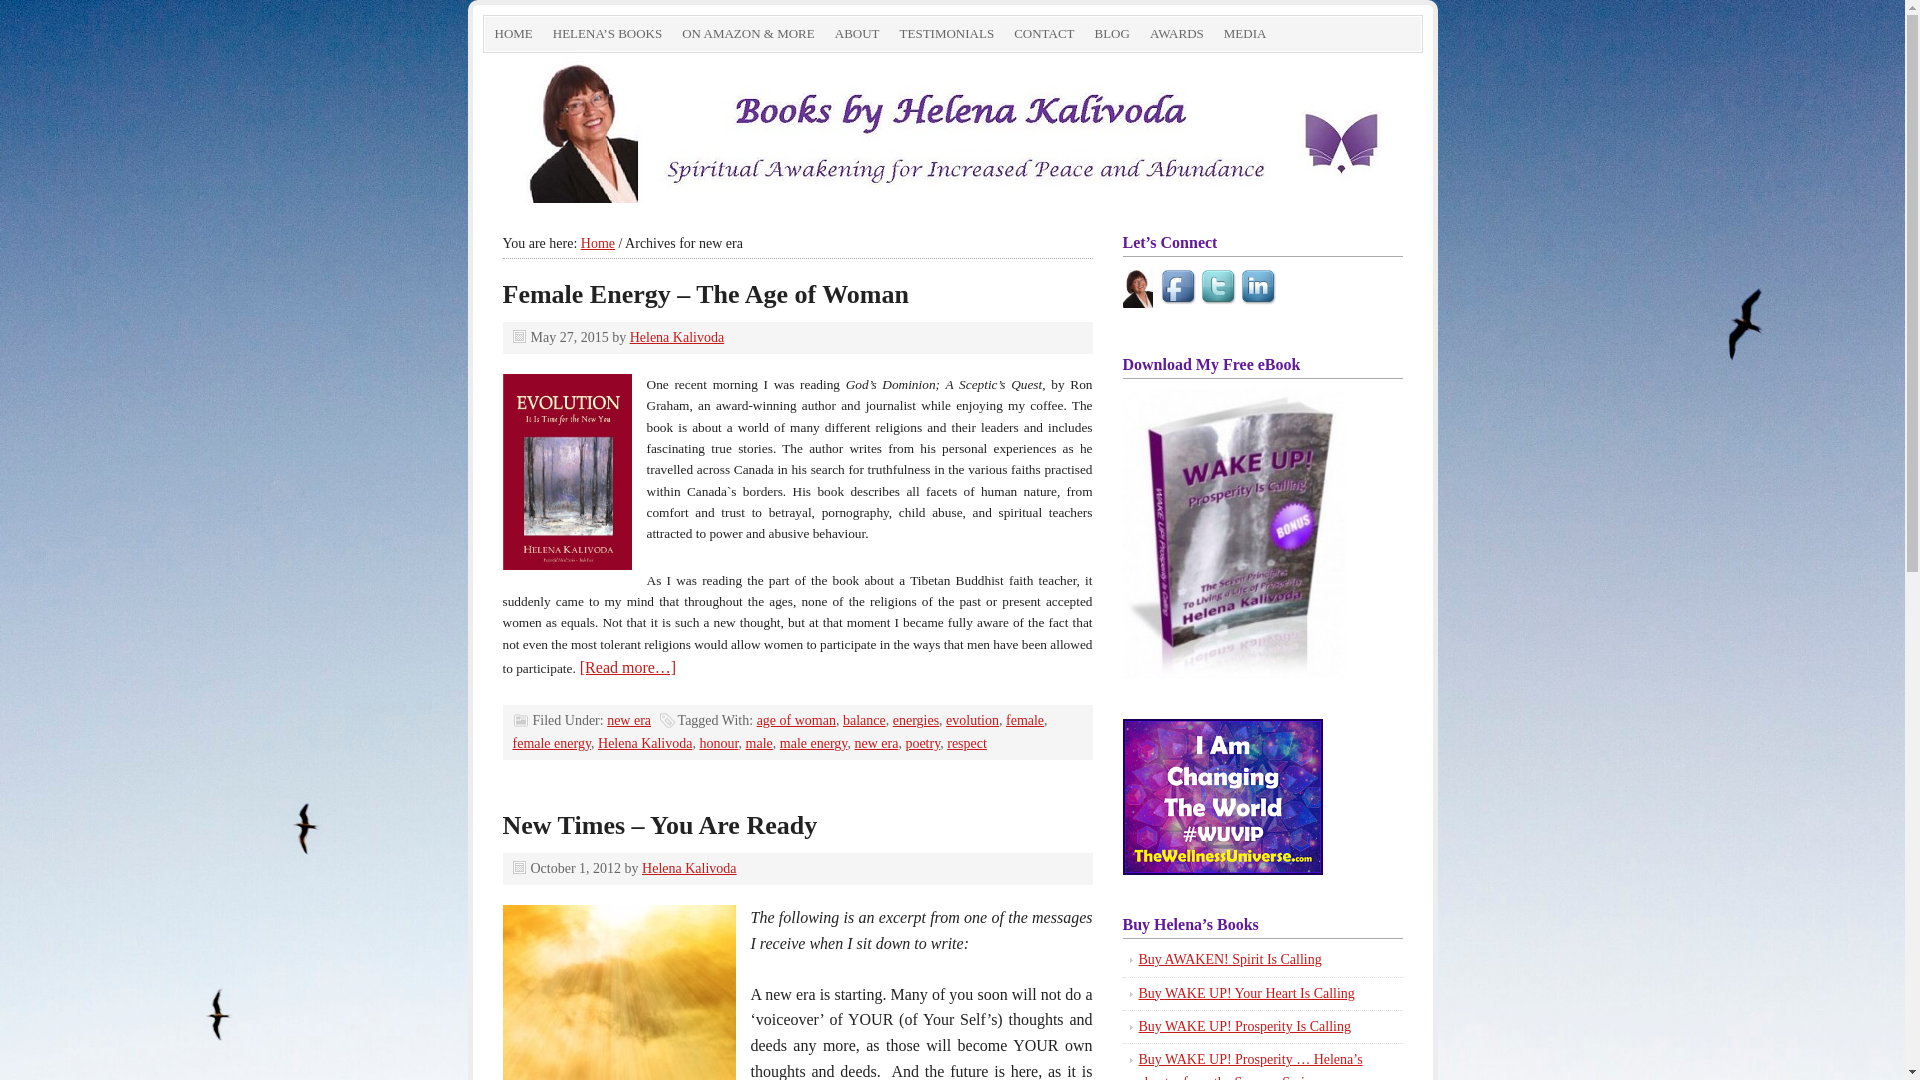  What do you see at coordinates (1200, 288) in the screenshot?
I see `'twitter'` at bounding box center [1200, 288].